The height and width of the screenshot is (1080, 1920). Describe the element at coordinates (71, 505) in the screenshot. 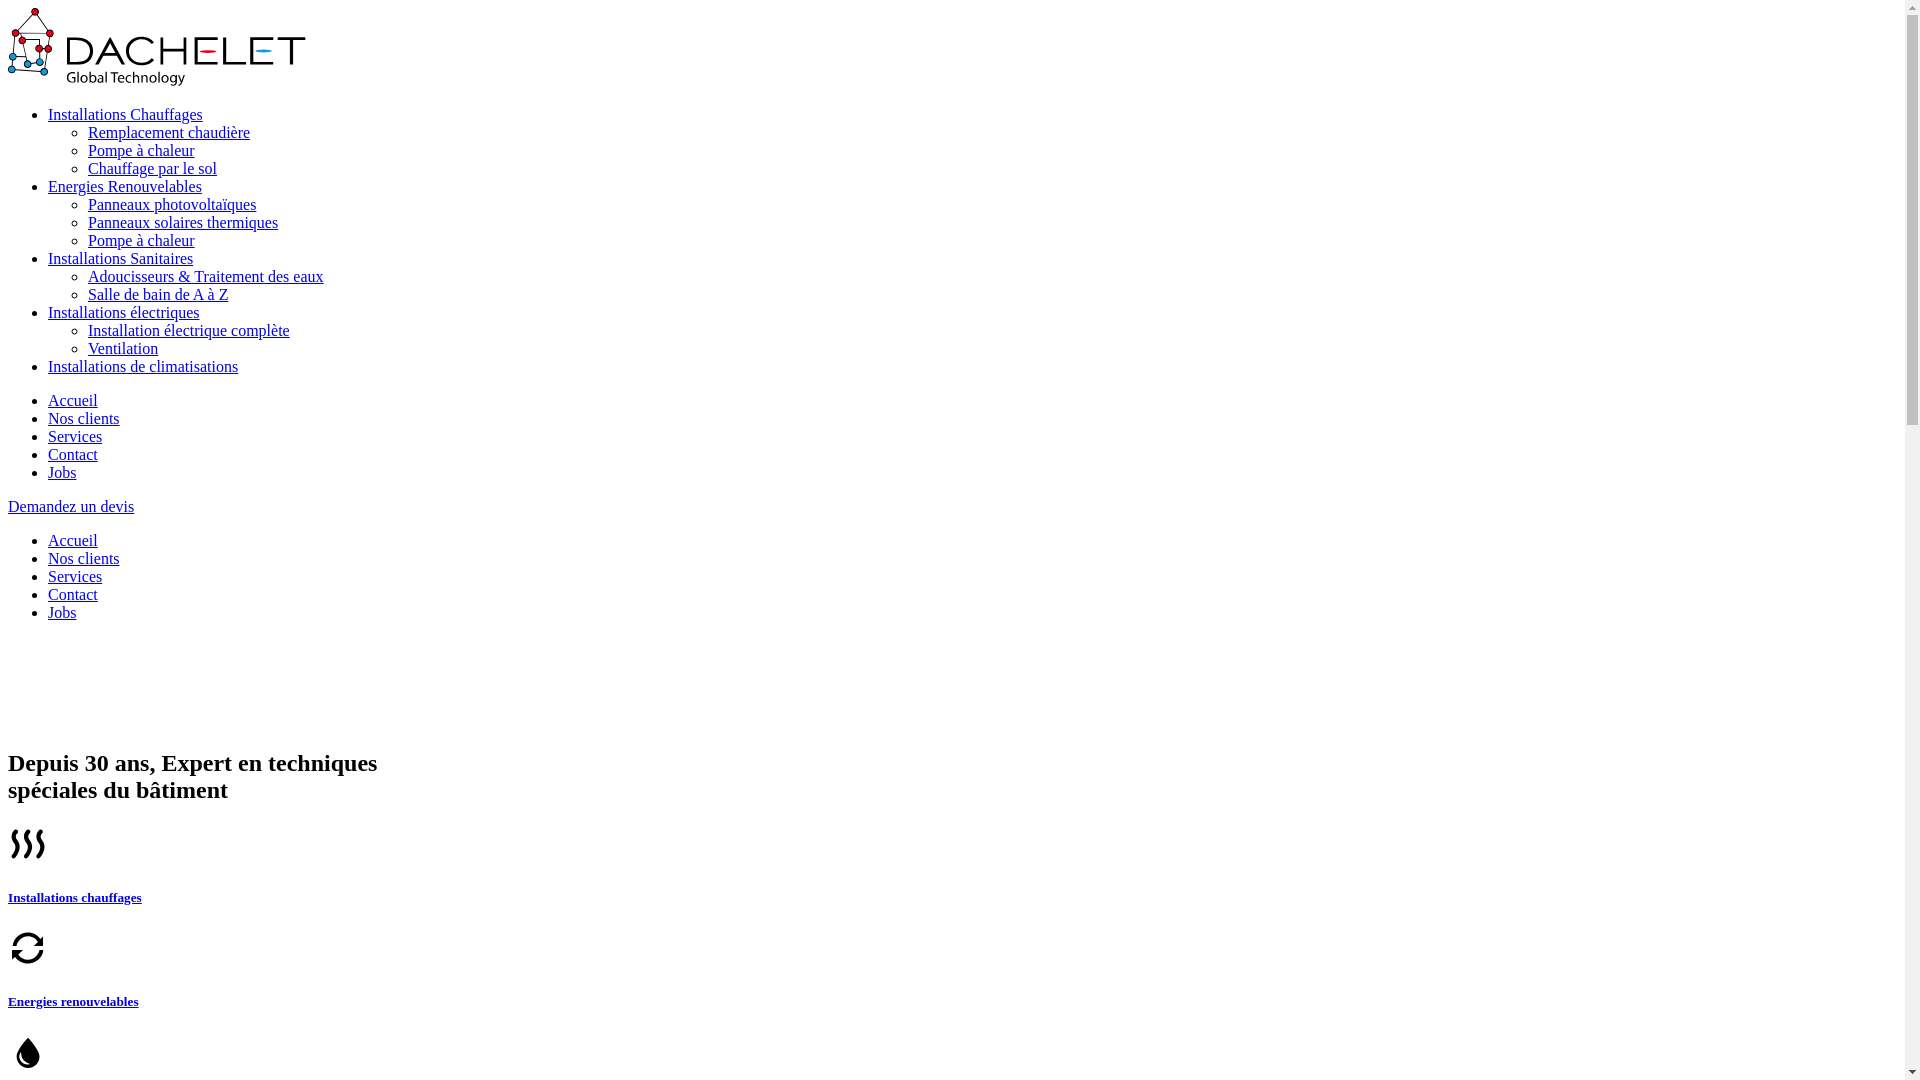

I see `'Demandez un devis'` at that location.